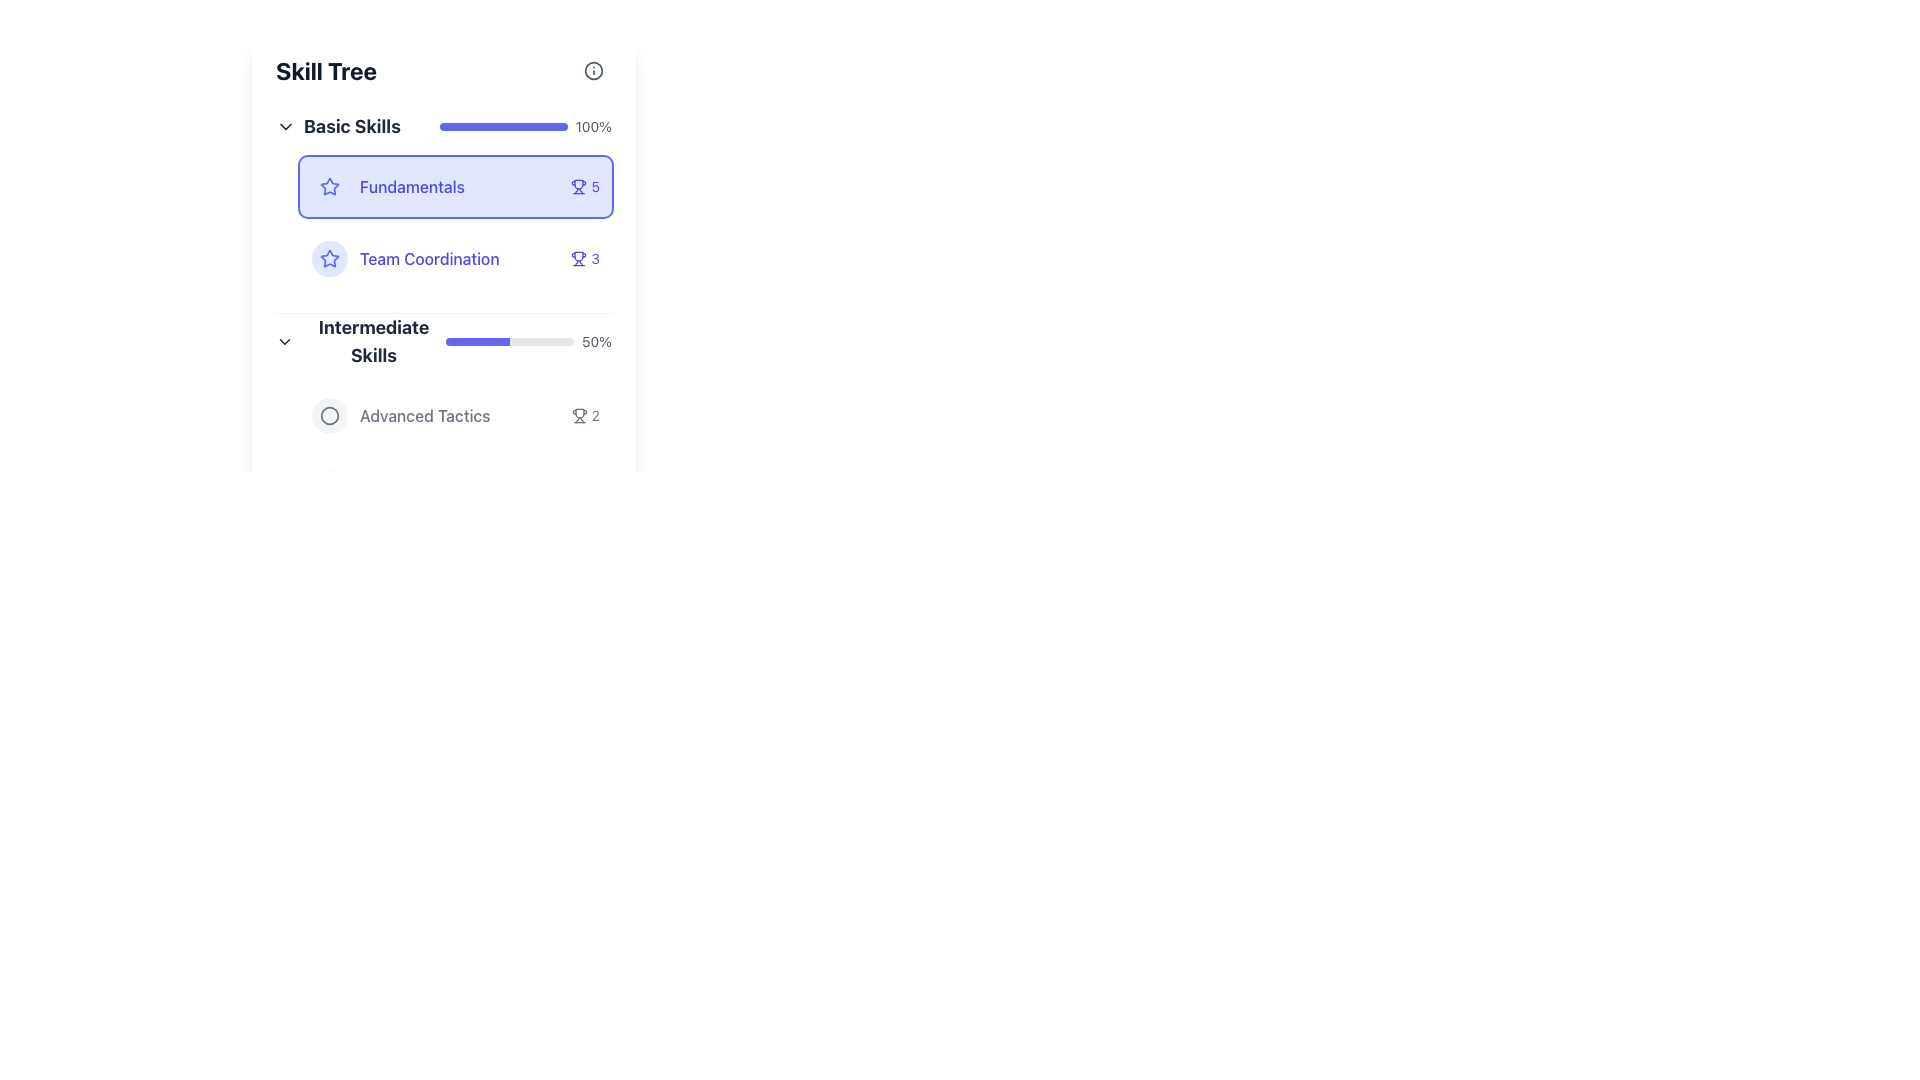 This screenshot has height=1080, width=1920. What do you see at coordinates (578, 186) in the screenshot?
I see `the trophy icon indicating achievements or rewards associated with the skill labeled 'Fundamentals', which is located in the 'Basic Skills' category, next to the number '5'` at bounding box center [578, 186].